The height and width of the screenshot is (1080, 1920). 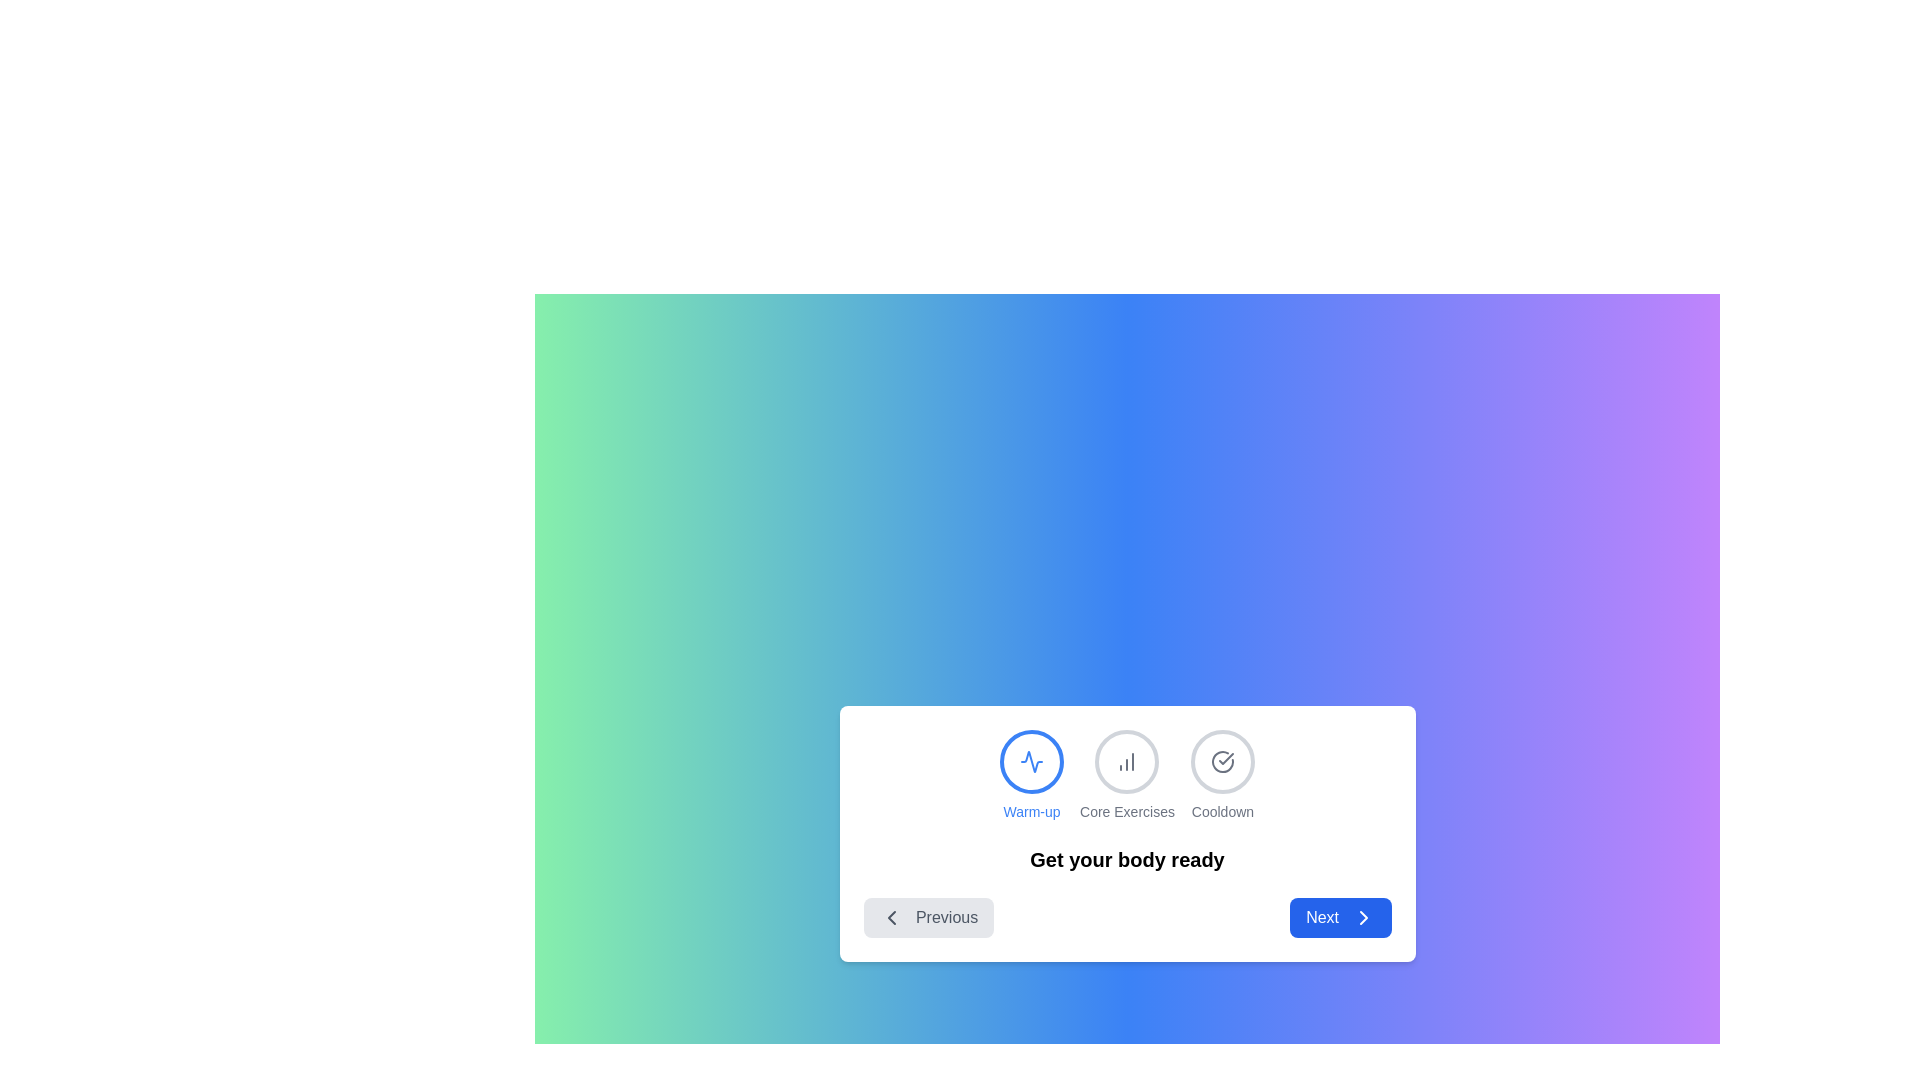 What do you see at coordinates (1340, 918) in the screenshot?
I see `the 'Next' button to navigate to the next step` at bounding box center [1340, 918].